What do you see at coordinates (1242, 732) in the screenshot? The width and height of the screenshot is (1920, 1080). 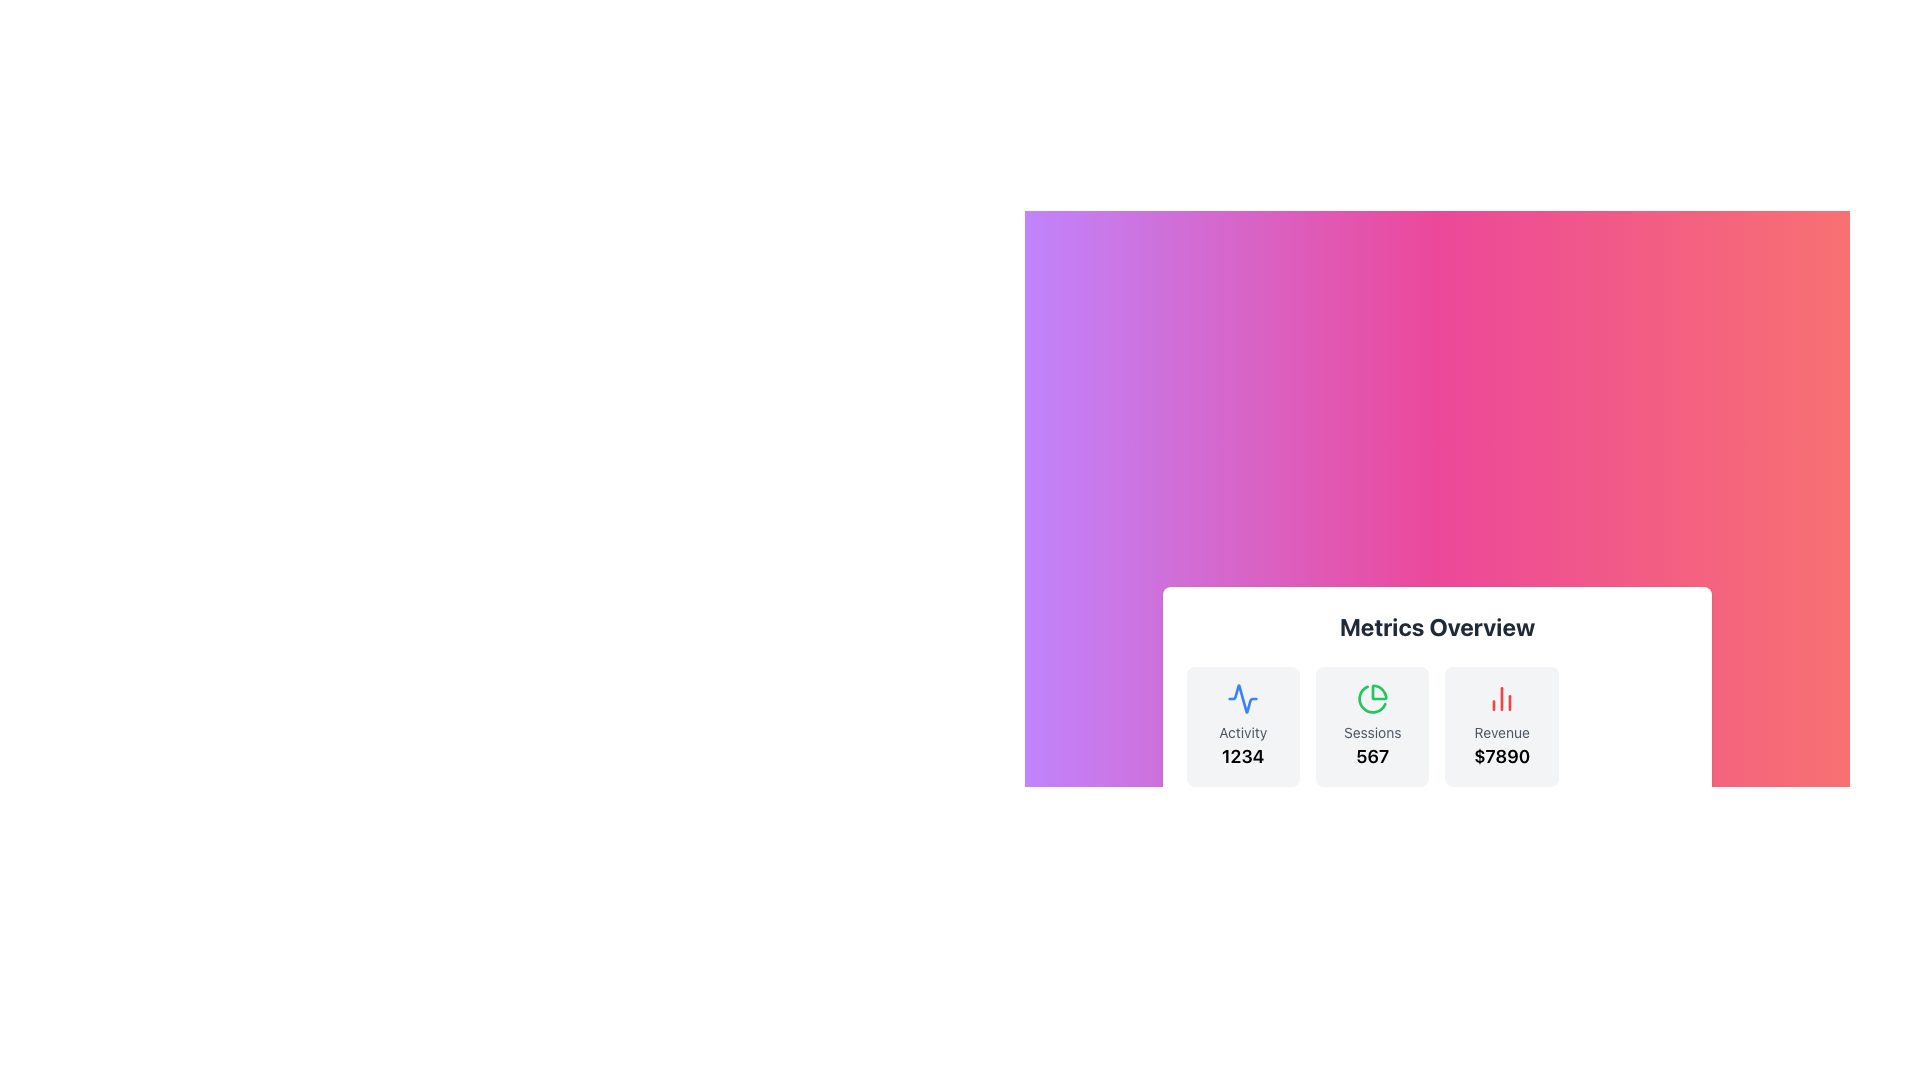 I see `the text label that describes the numerical value '1234', which is positioned within a card UI component, located below a blue wave icon and above the text '1234'` at bounding box center [1242, 732].